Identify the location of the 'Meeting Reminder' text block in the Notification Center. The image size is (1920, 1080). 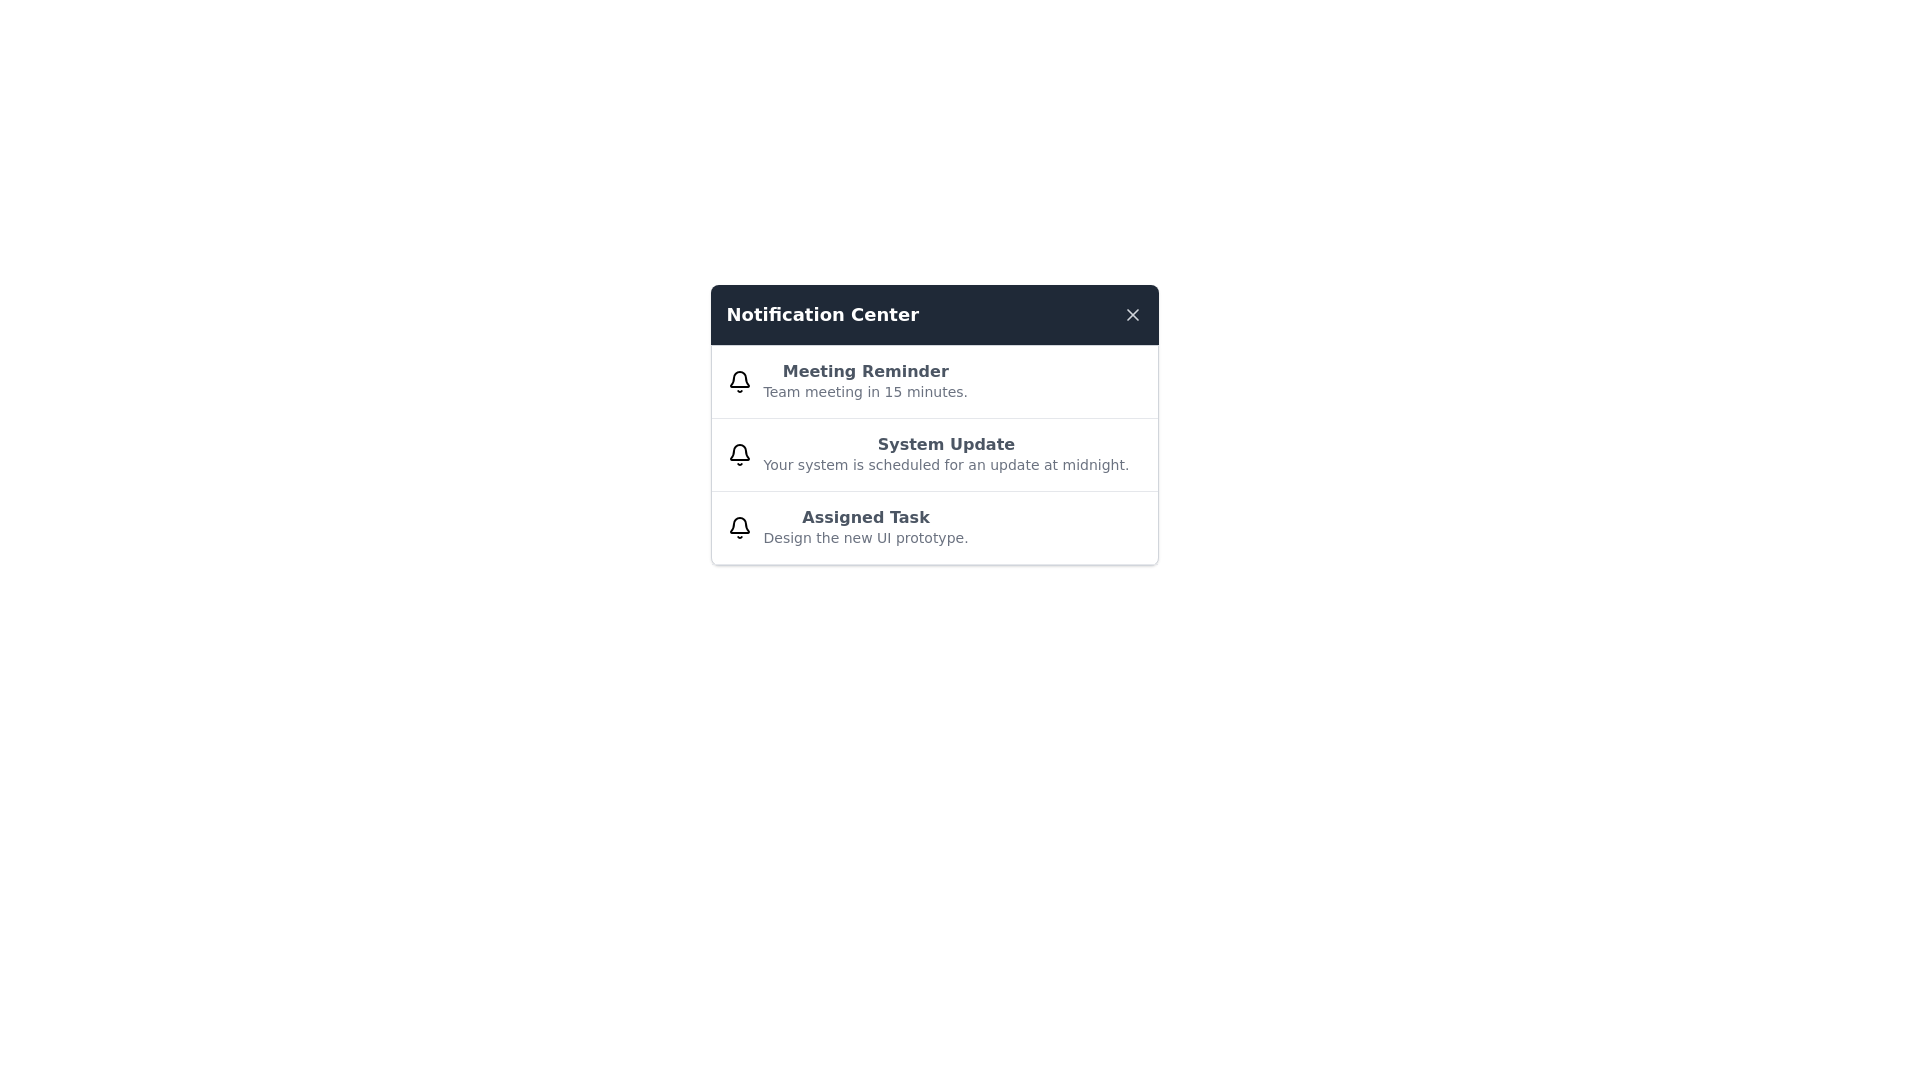
(865, 381).